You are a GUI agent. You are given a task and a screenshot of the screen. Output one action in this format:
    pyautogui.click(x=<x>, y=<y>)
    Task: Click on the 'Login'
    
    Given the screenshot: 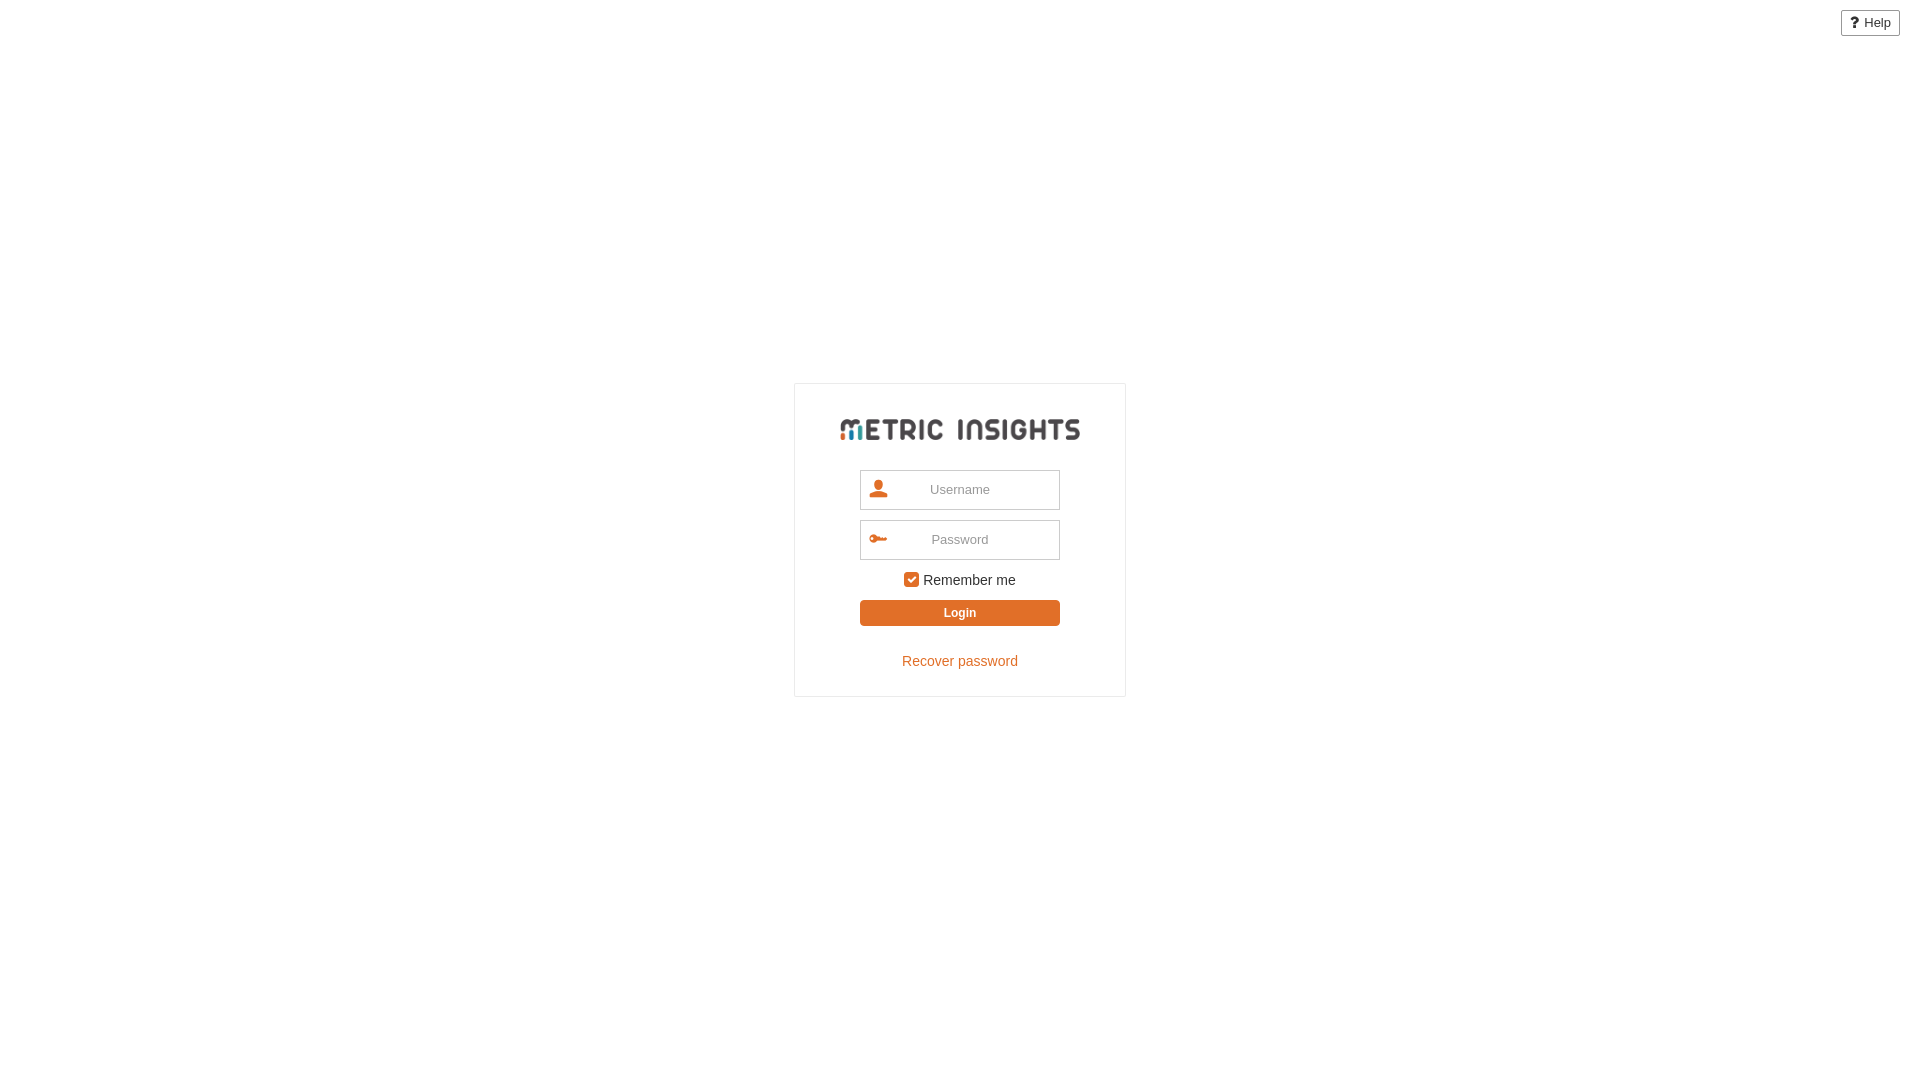 What is the action you would take?
    pyautogui.click(x=859, y=612)
    